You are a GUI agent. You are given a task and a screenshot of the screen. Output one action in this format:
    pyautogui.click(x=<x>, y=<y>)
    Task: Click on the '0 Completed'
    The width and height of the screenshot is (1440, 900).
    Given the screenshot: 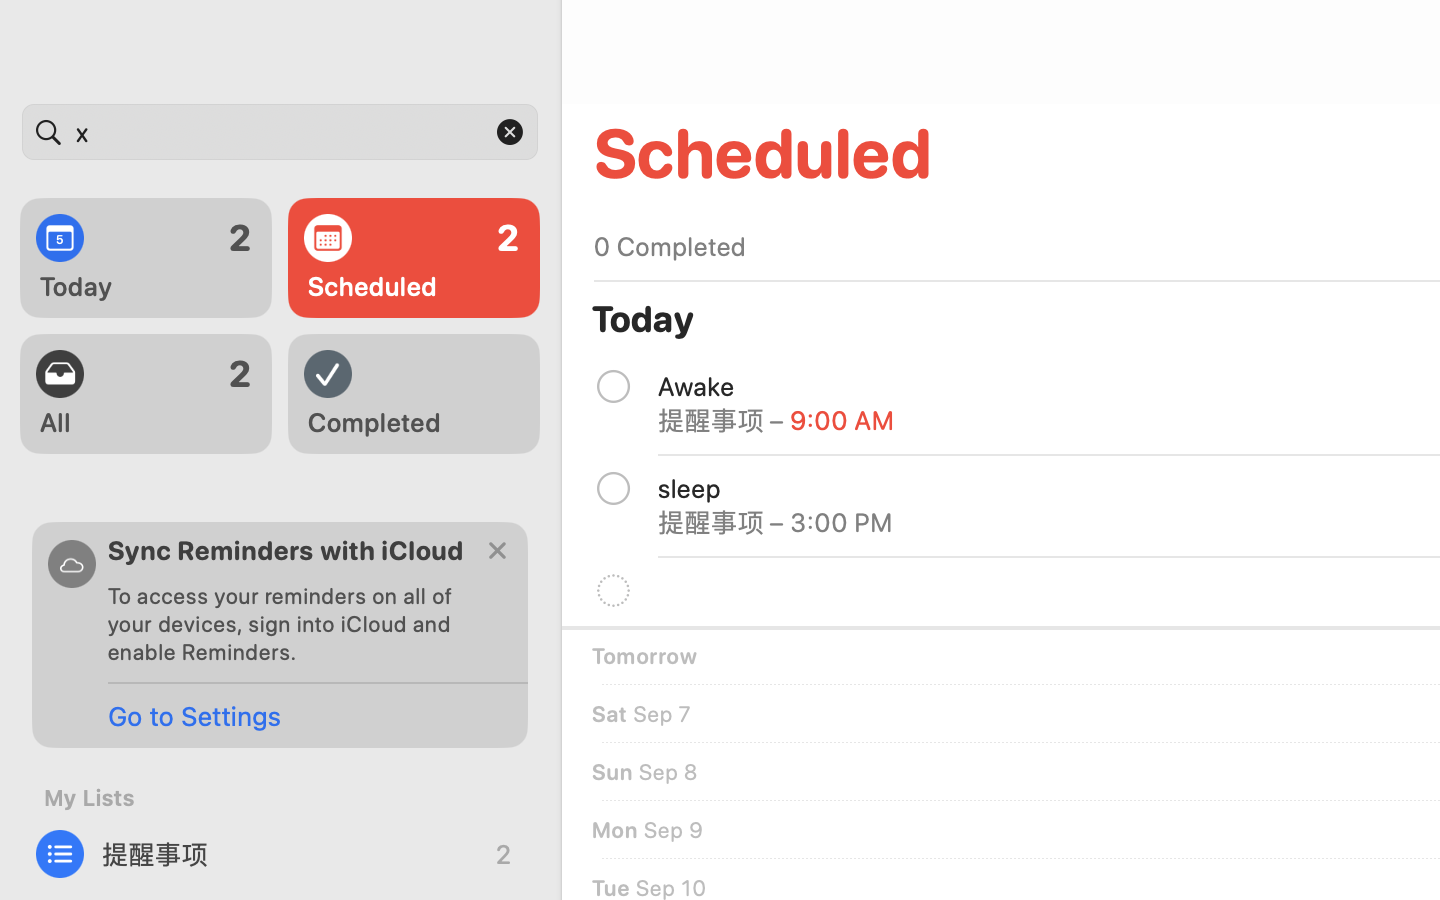 What is the action you would take?
    pyautogui.click(x=670, y=244)
    